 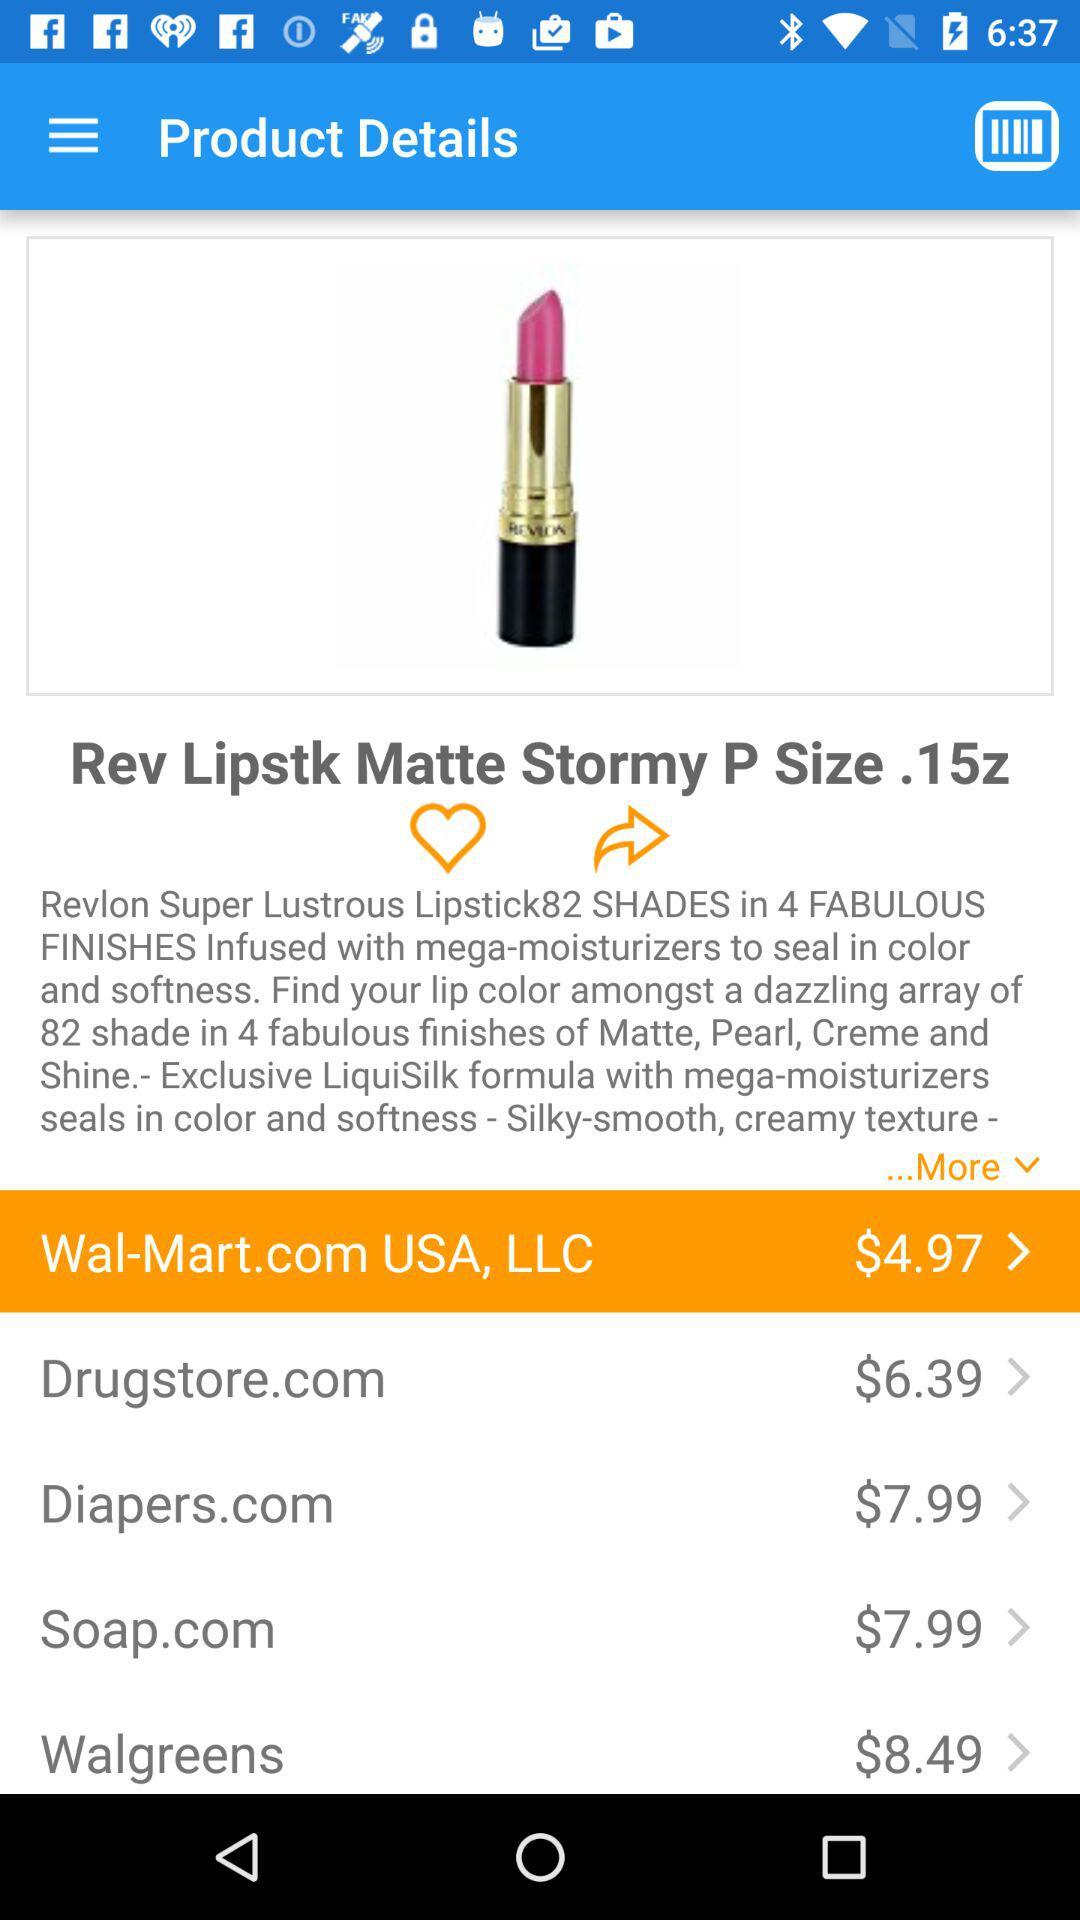 I want to click on icon next to the $6.39, so click(x=425, y=1375).